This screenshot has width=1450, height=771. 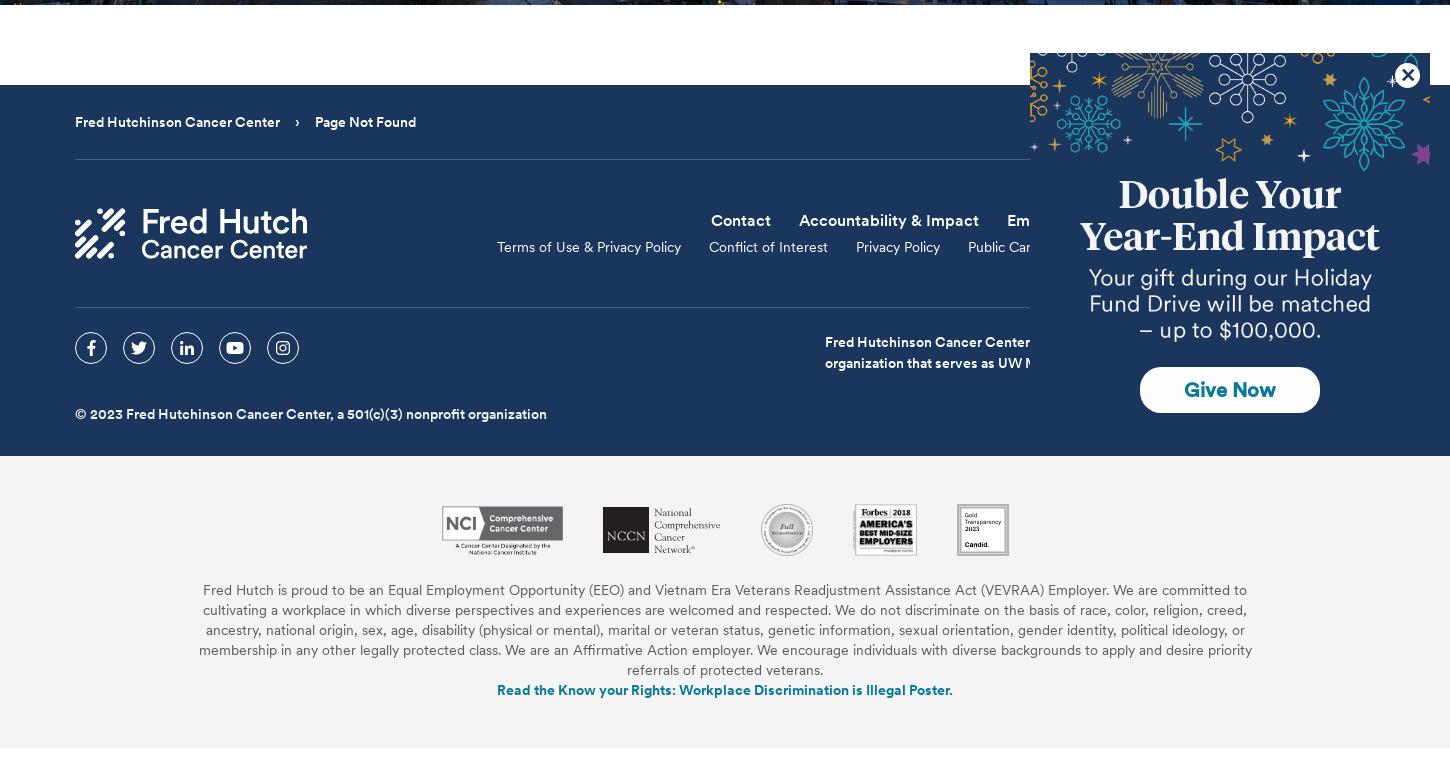 What do you see at coordinates (1023, 247) in the screenshot?
I see `'Public Care Policy'` at bounding box center [1023, 247].